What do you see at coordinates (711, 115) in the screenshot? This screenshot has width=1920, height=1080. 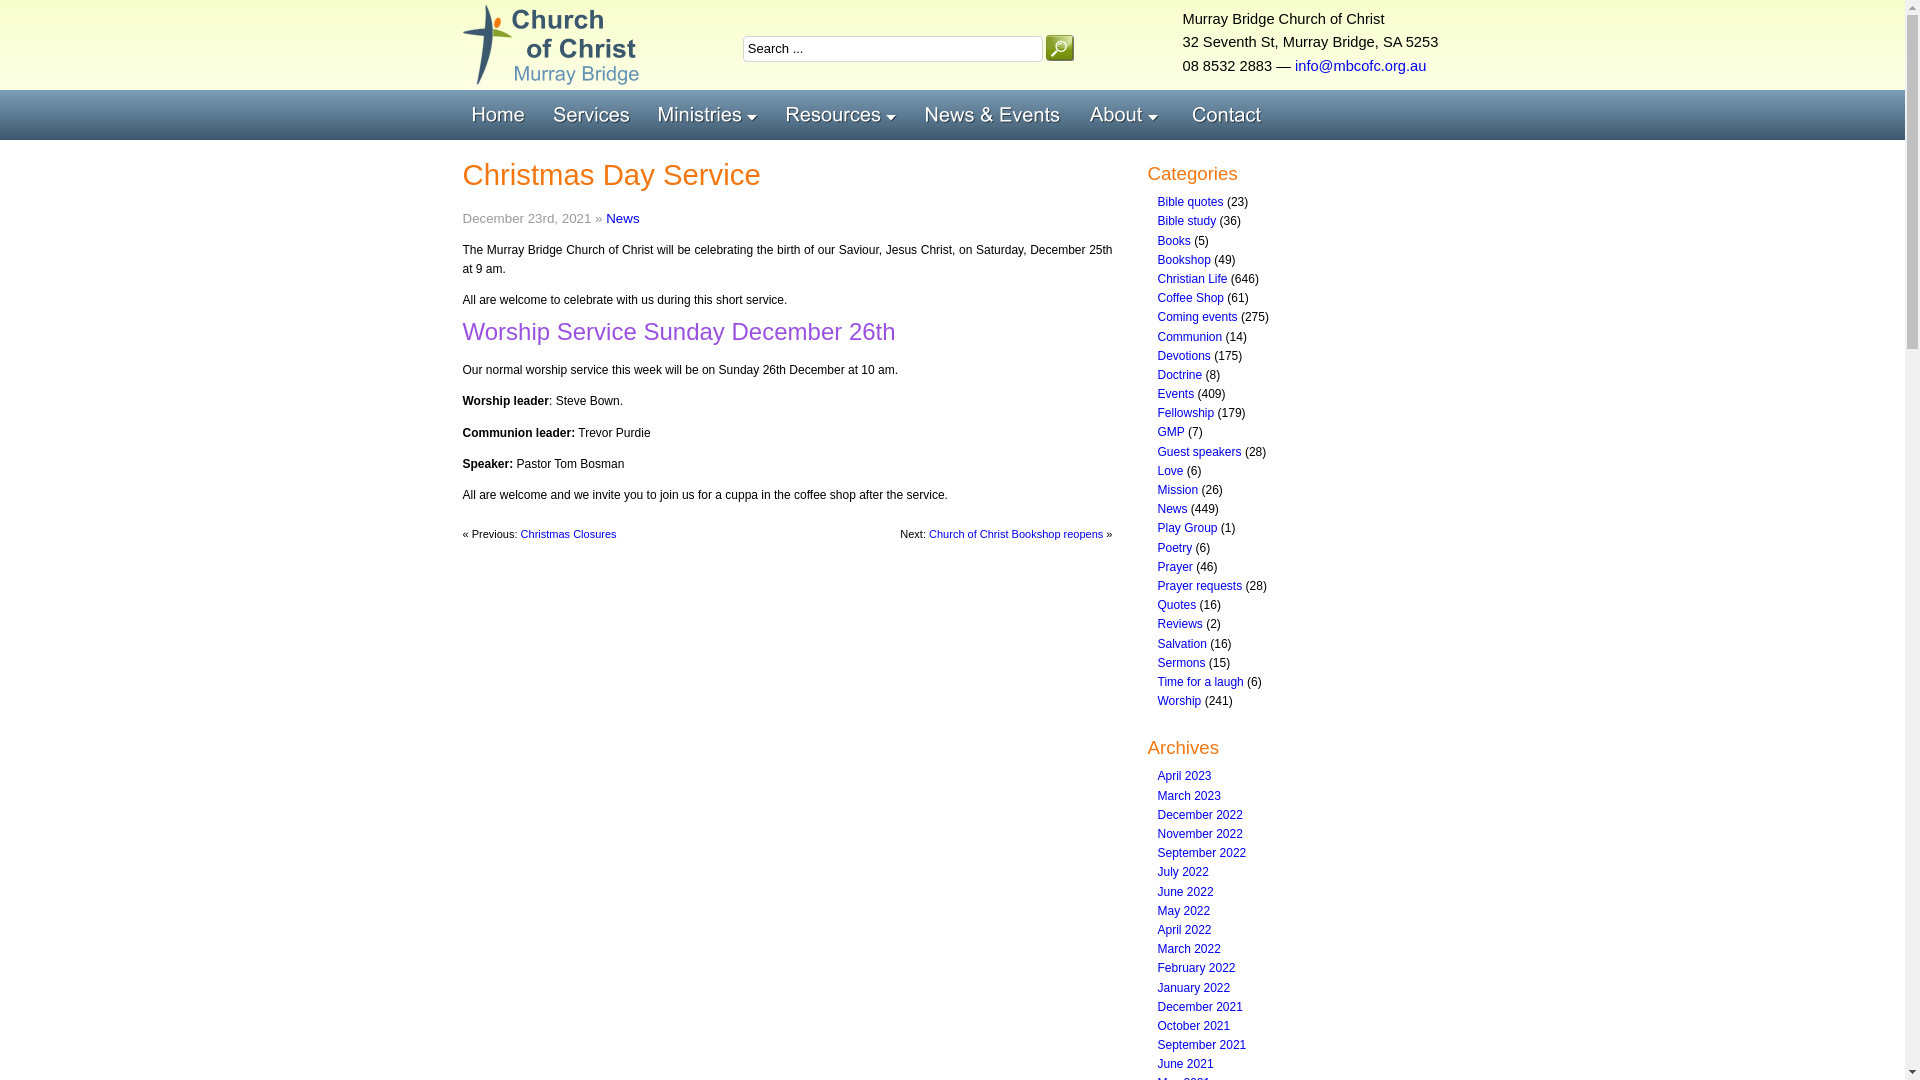 I see `'Ministries'` at bounding box center [711, 115].